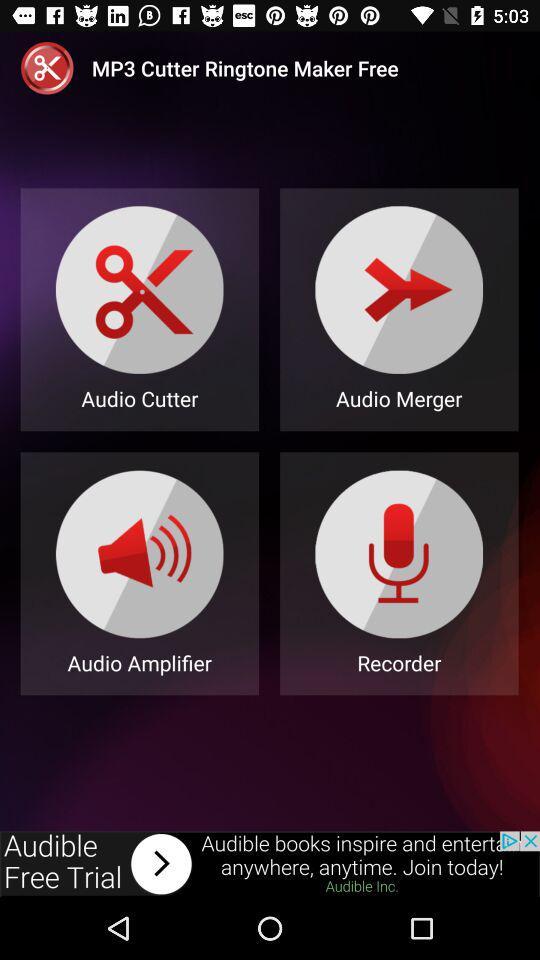 The image size is (540, 960). What do you see at coordinates (270, 863) in the screenshot?
I see `audible inc. add` at bounding box center [270, 863].